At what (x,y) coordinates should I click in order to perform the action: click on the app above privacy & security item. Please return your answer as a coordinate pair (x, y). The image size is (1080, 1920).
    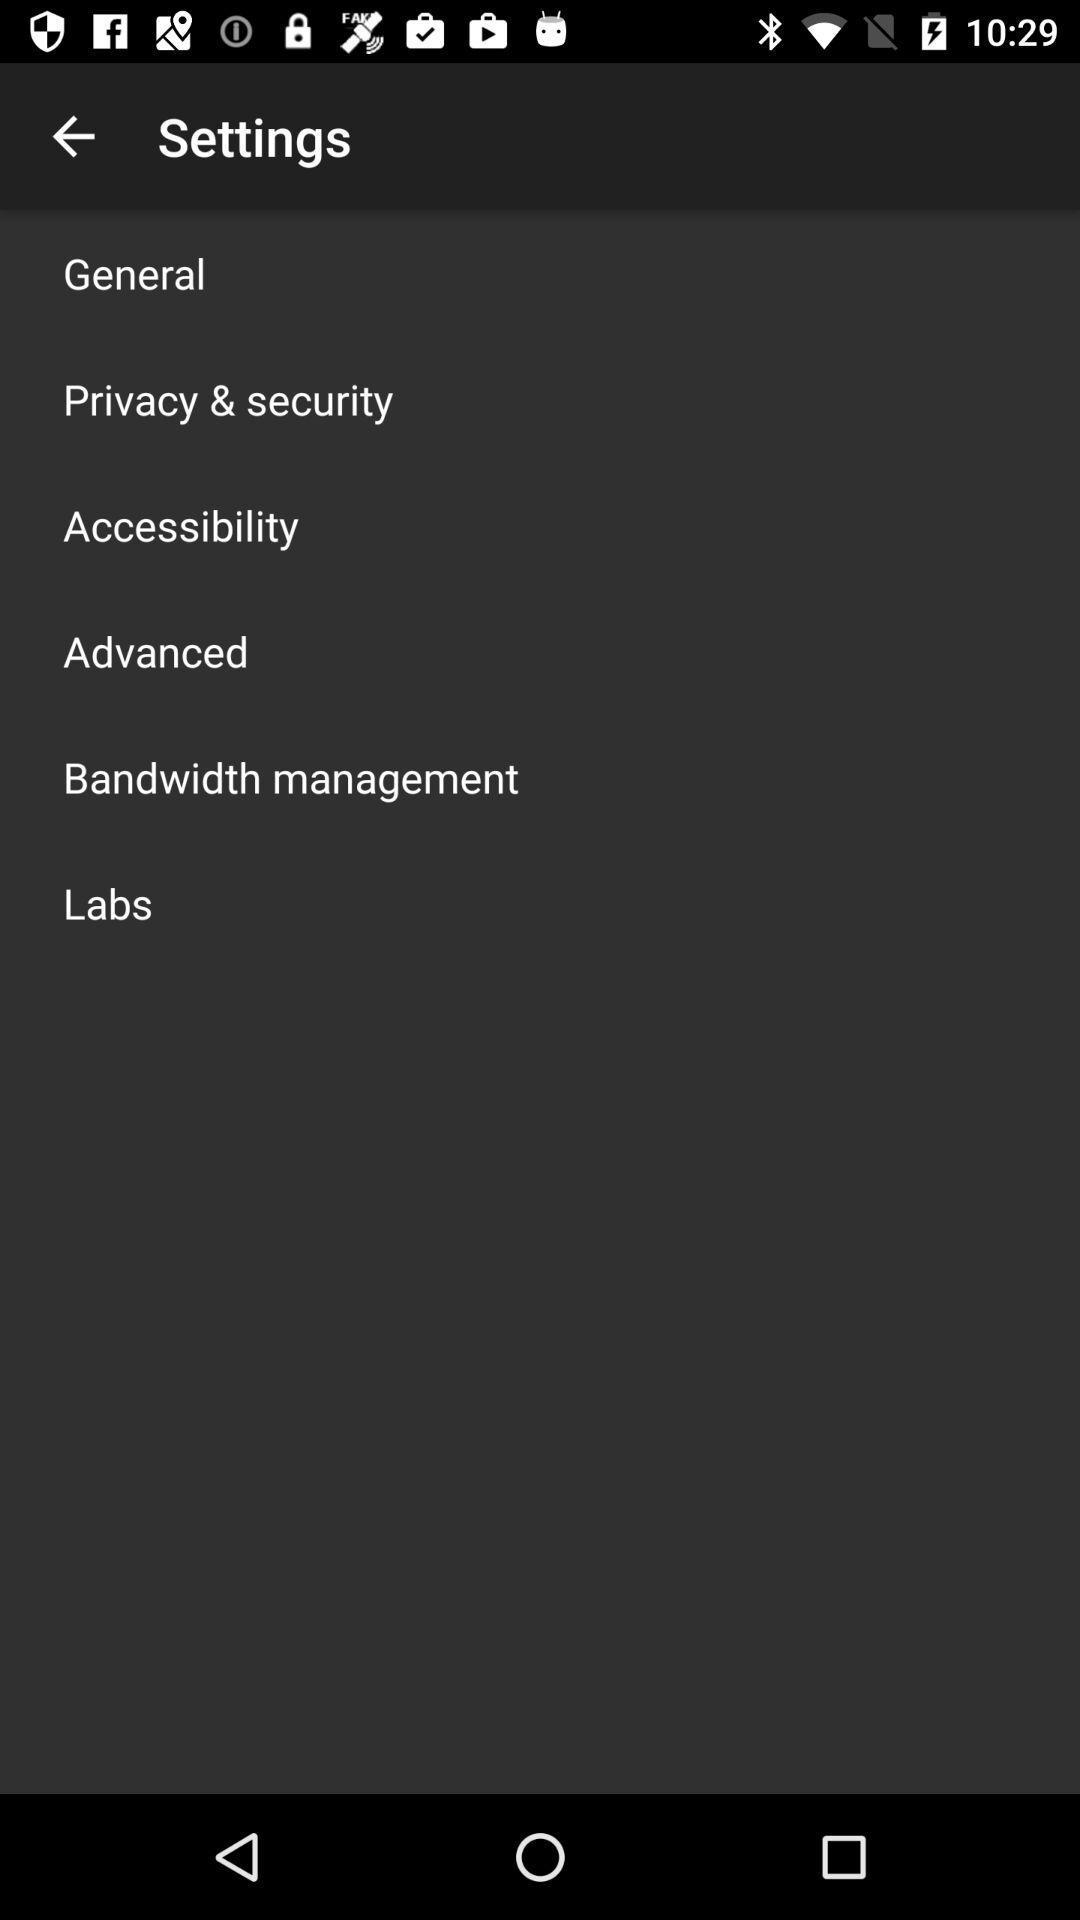
    Looking at the image, I should click on (134, 272).